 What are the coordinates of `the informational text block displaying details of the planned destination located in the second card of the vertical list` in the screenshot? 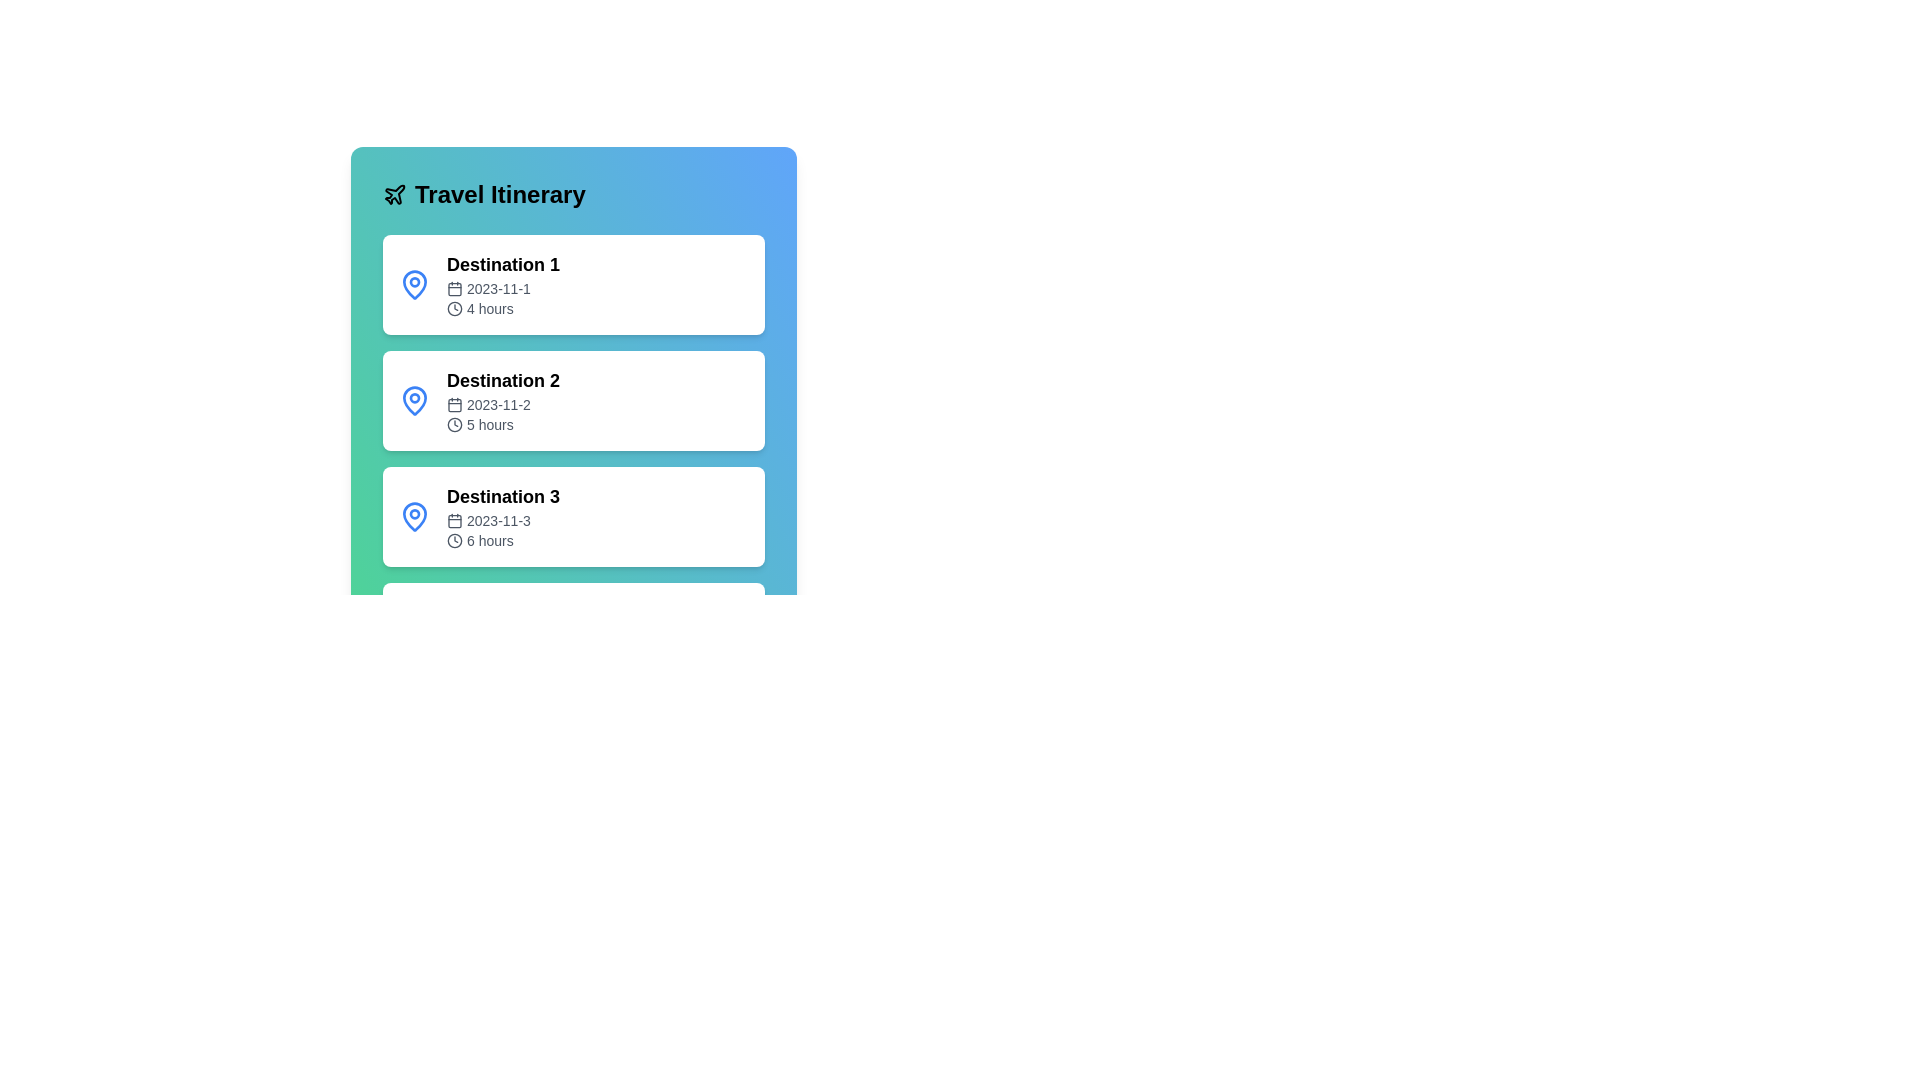 It's located at (503, 401).